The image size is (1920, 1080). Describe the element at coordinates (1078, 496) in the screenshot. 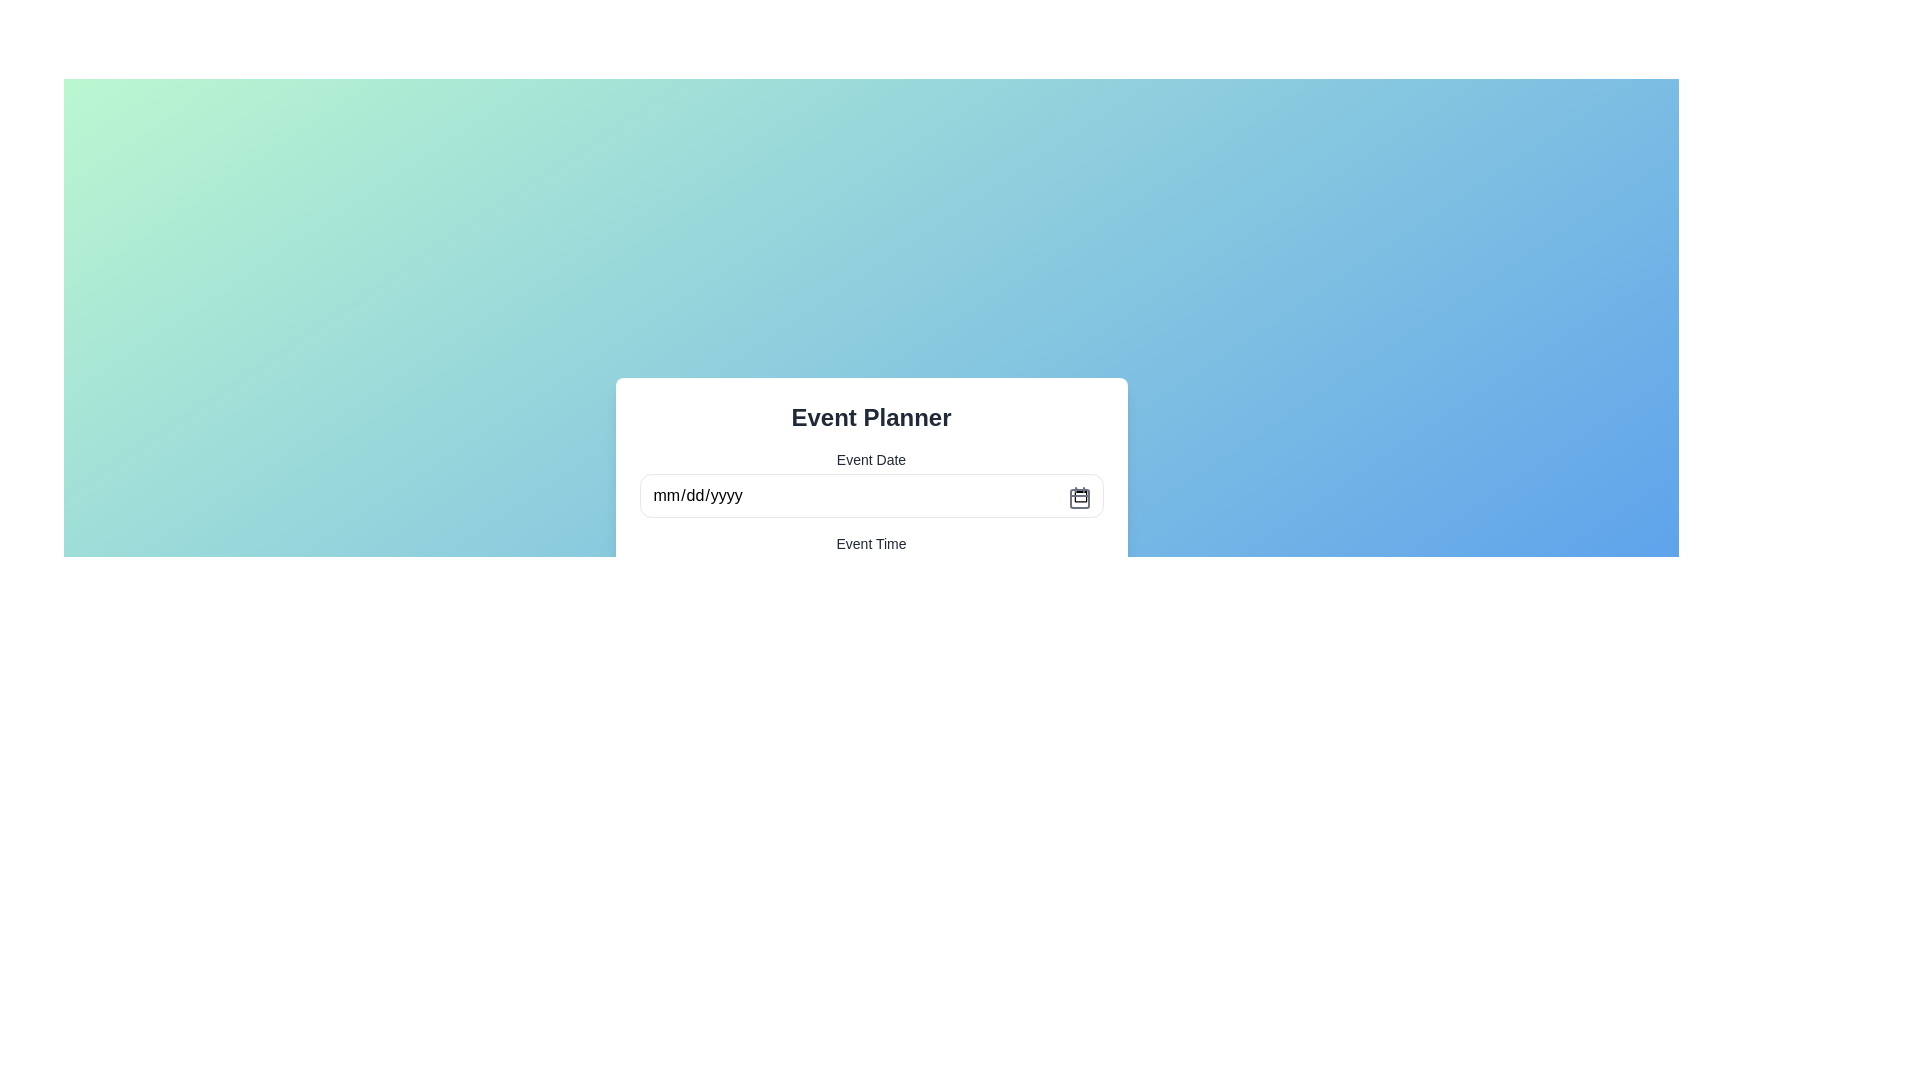

I see `the calendar icon located at the top-right corner of the 'Event Date.' text input field` at that location.